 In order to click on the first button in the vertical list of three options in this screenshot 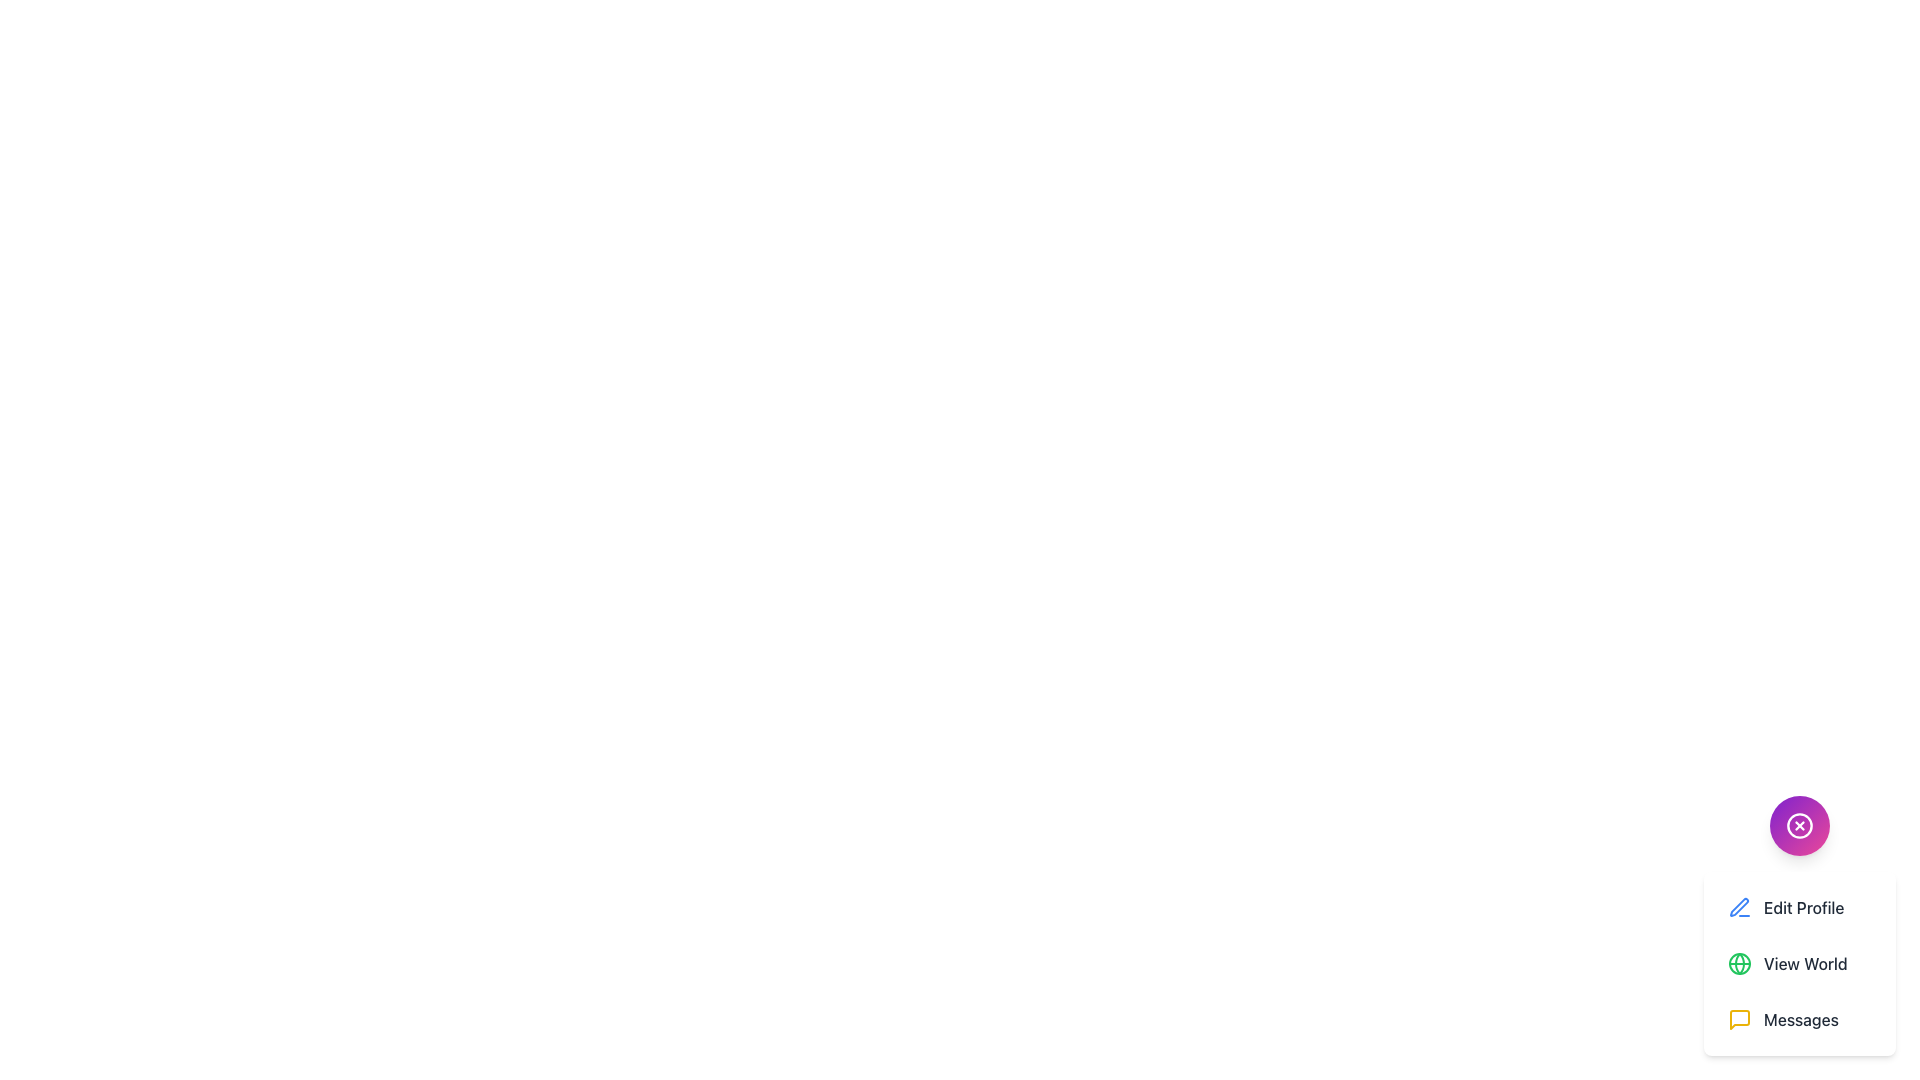, I will do `click(1800, 907)`.